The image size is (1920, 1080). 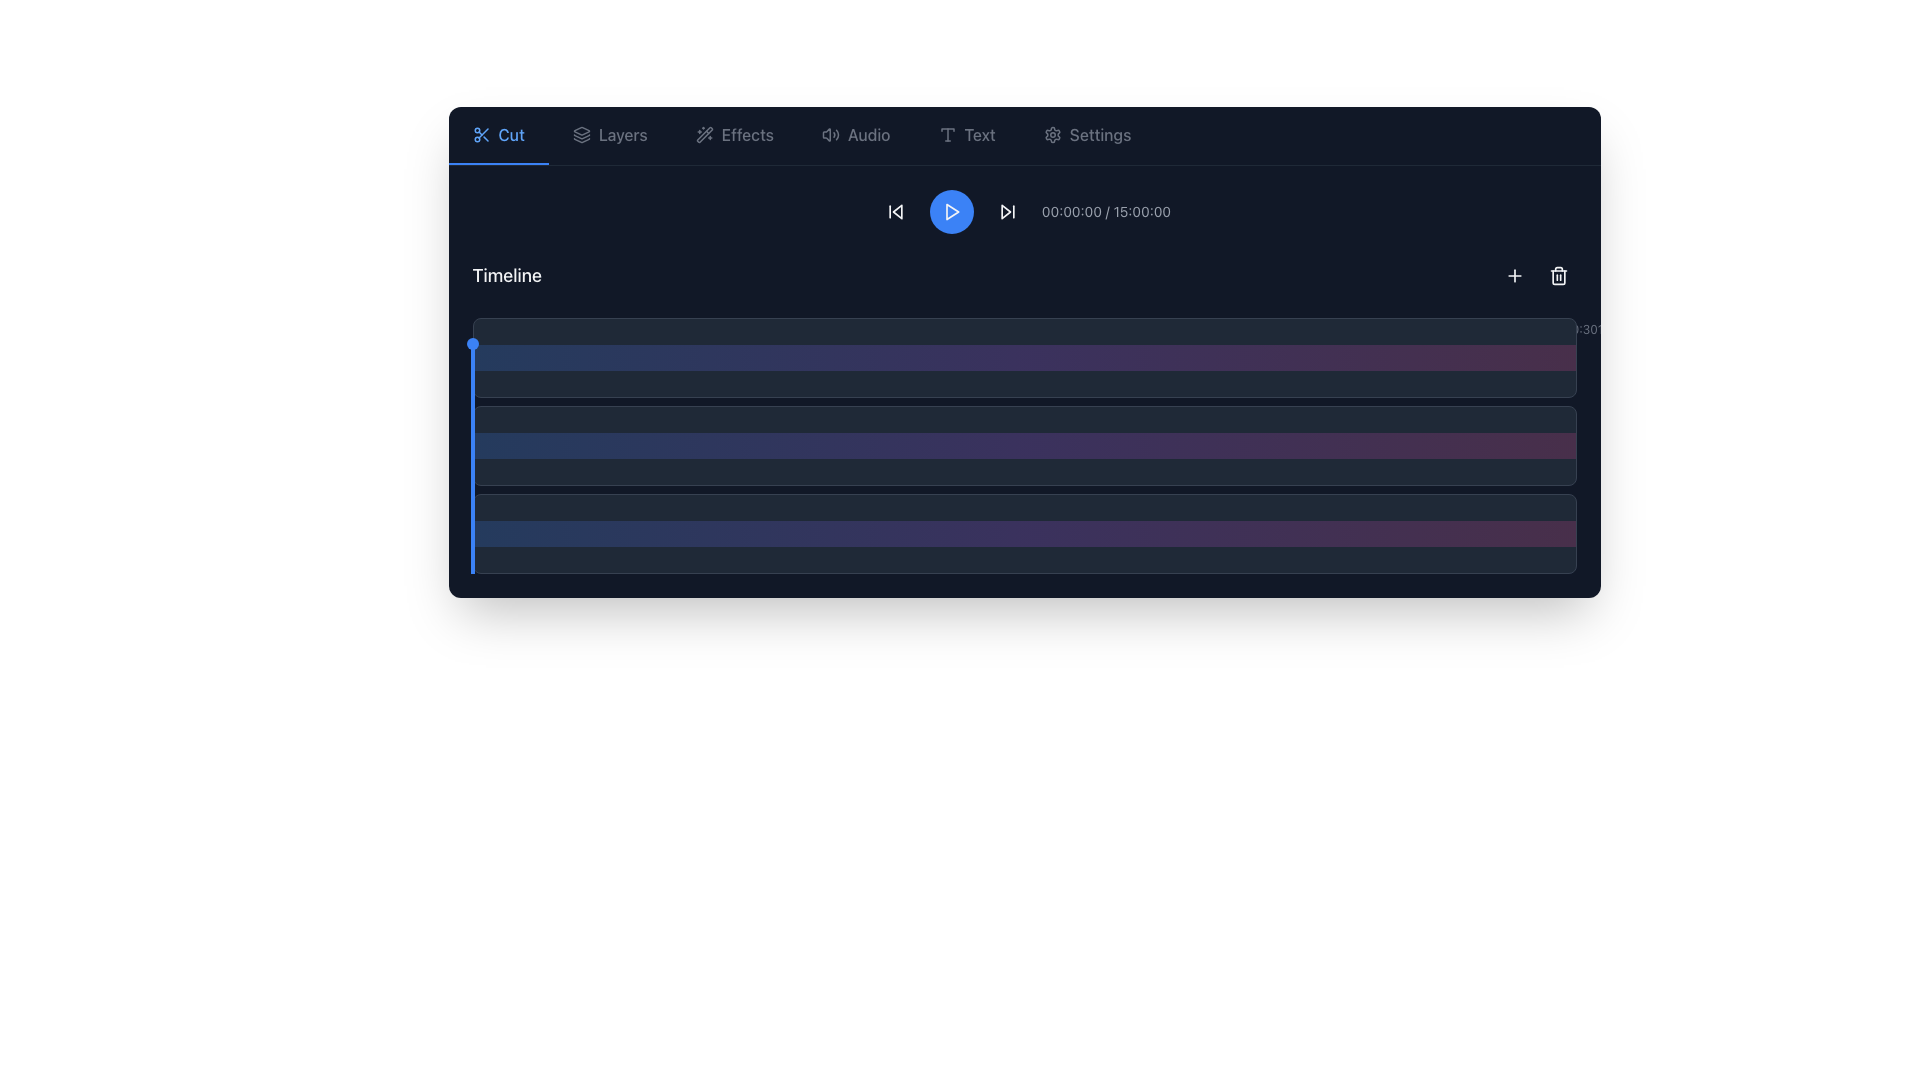 What do you see at coordinates (894, 212) in the screenshot?
I see `the circular button with a skip-backward icon located to the left of the blue play button in the media control group to observe the hover interaction` at bounding box center [894, 212].